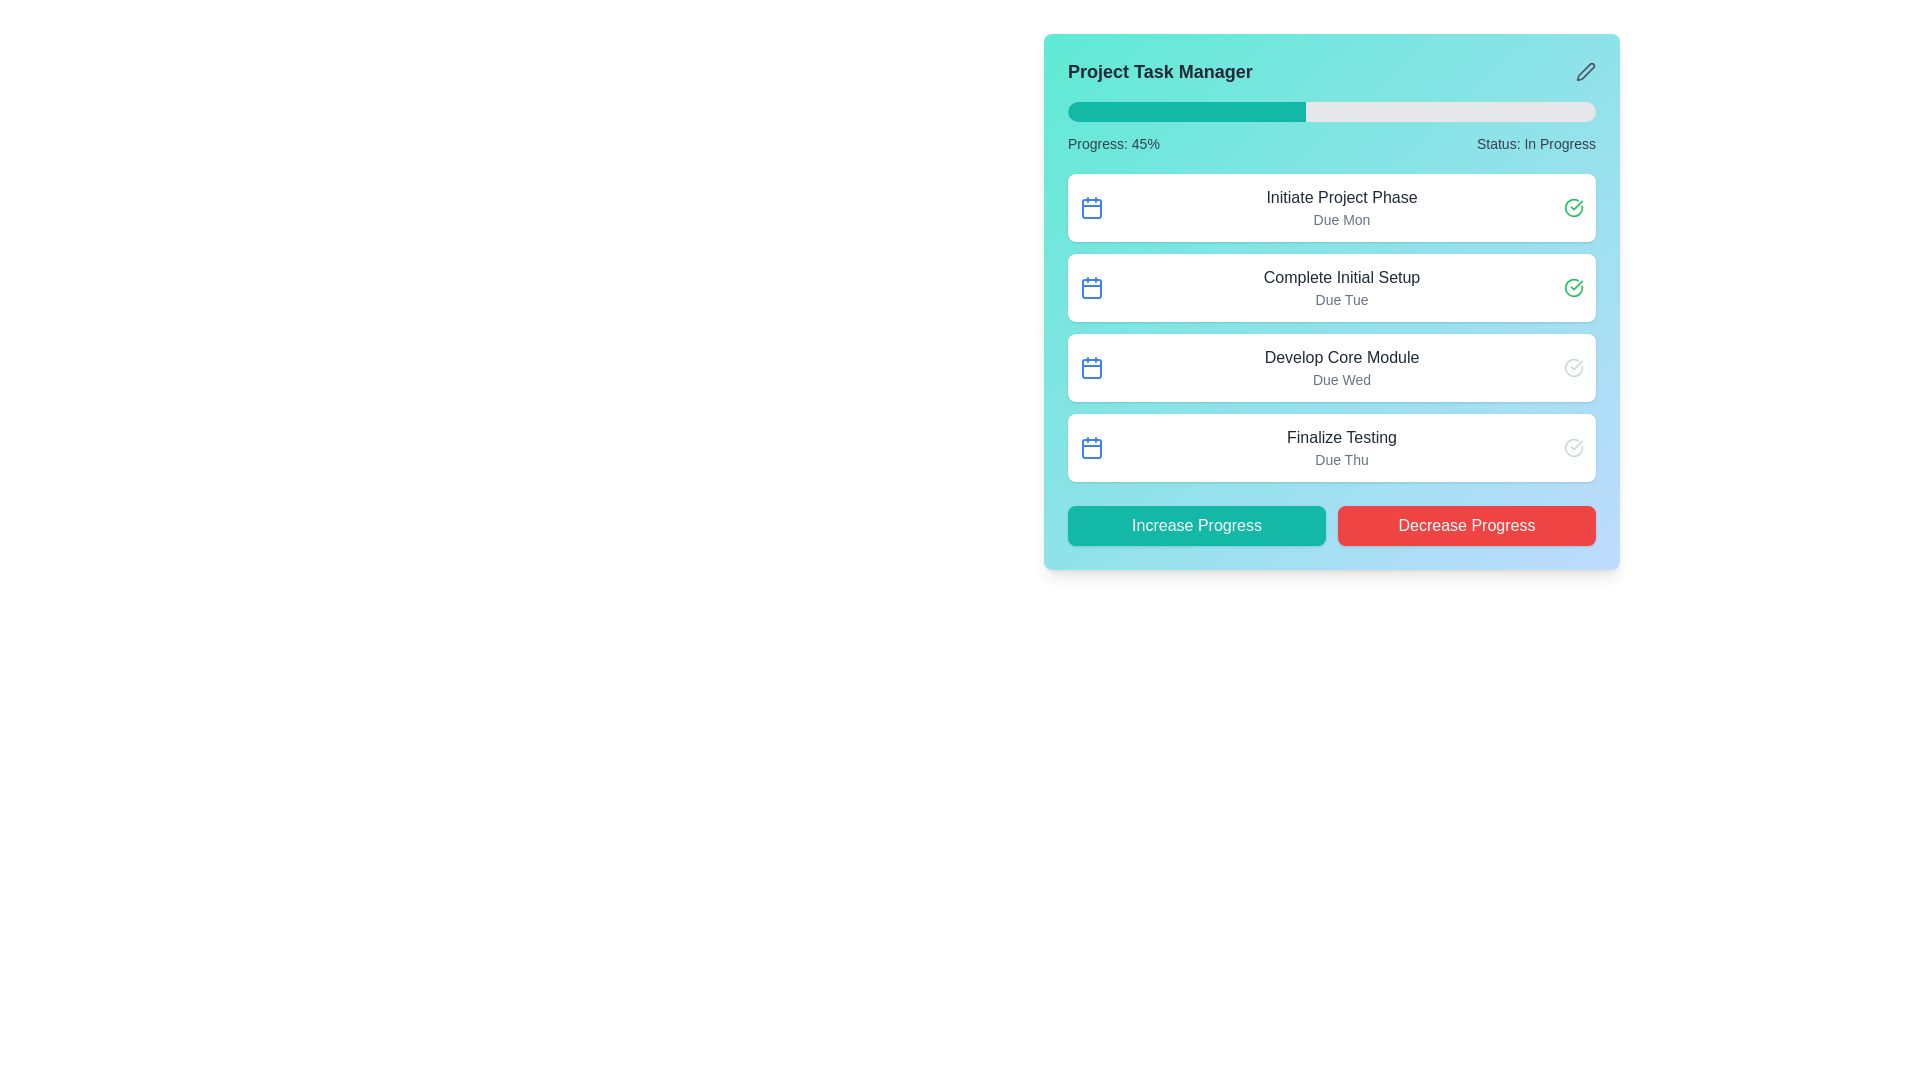 Image resolution: width=1920 pixels, height=1080 pixels. What do you see at coordinates (1090, 208) in the screenshot?
I see `the calendar icon represented by a rounded rectangular SVG element, which is located to the left of the text 'Initiate Project Phase' in the task management interface` at bounding box center [1090, 208].